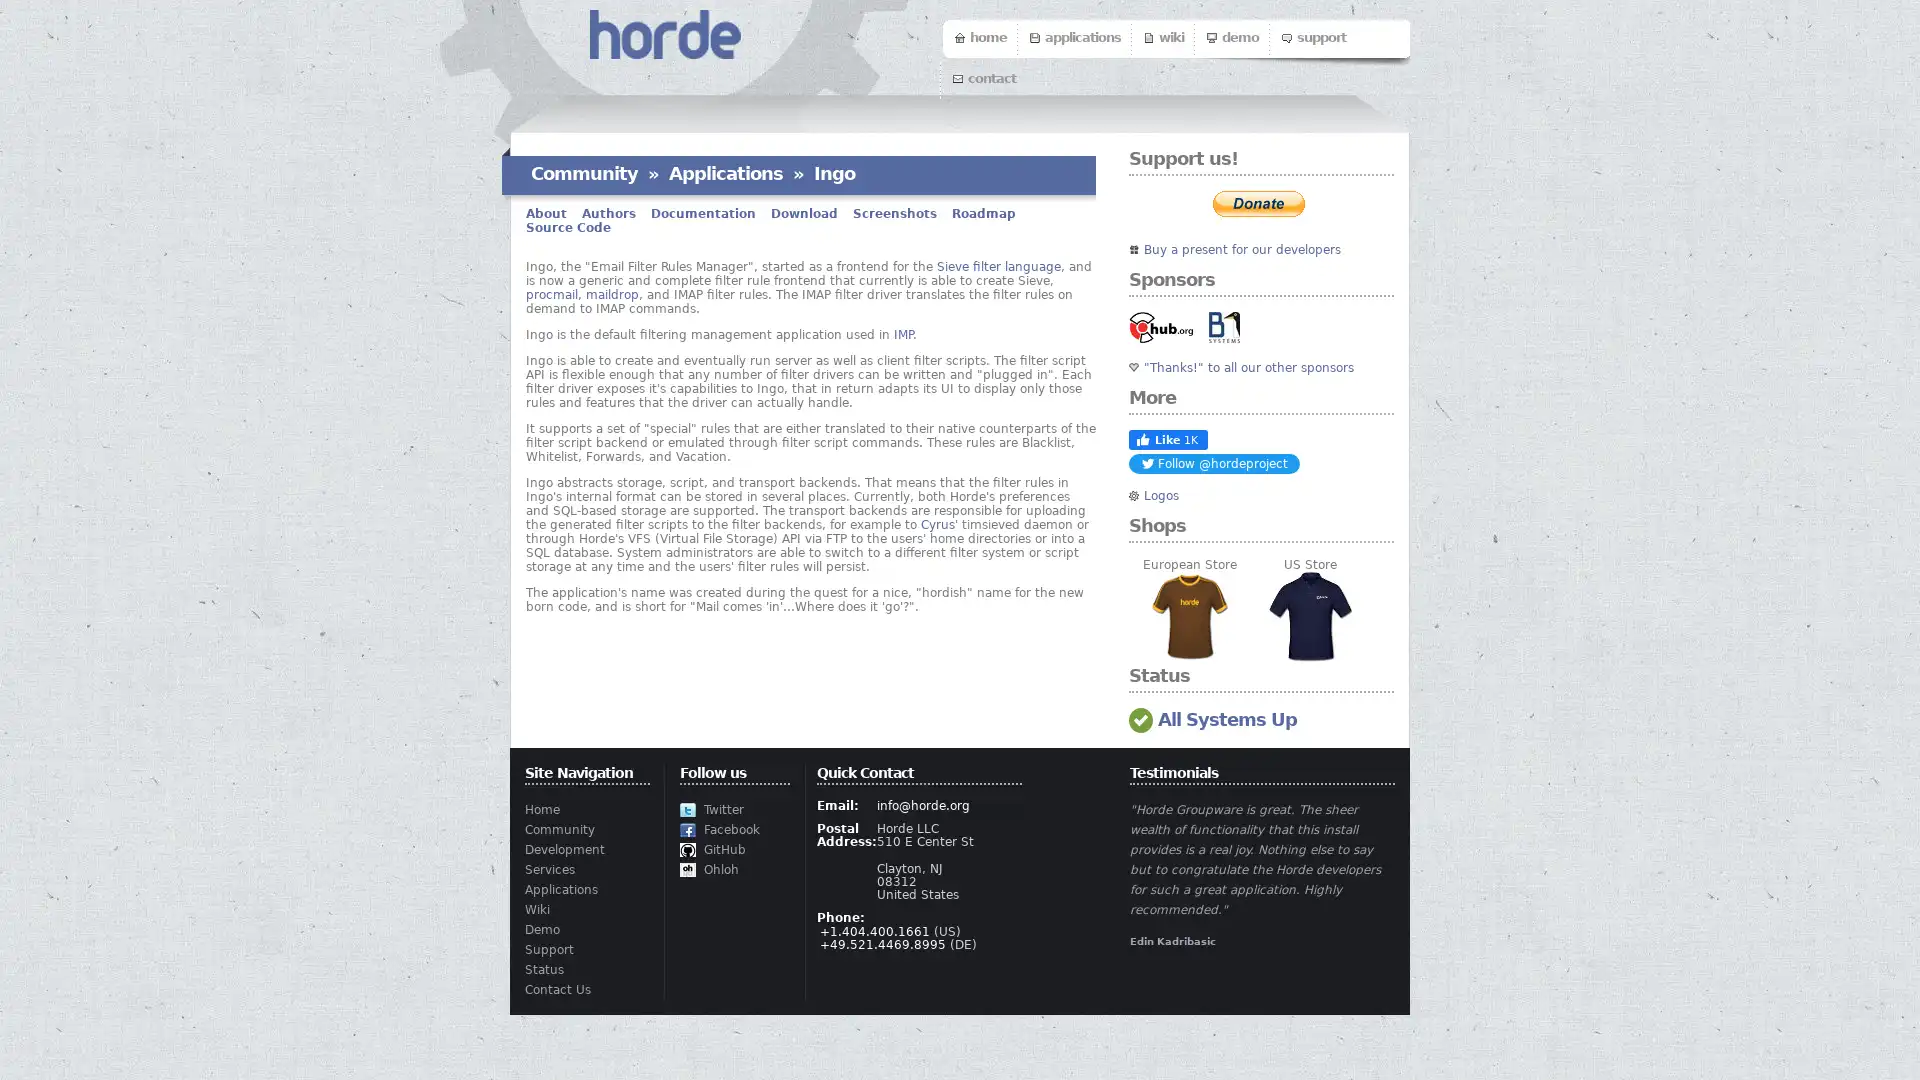  I want to click on PayPal - The safer, easier way to pay online!, so click(1257, 204).